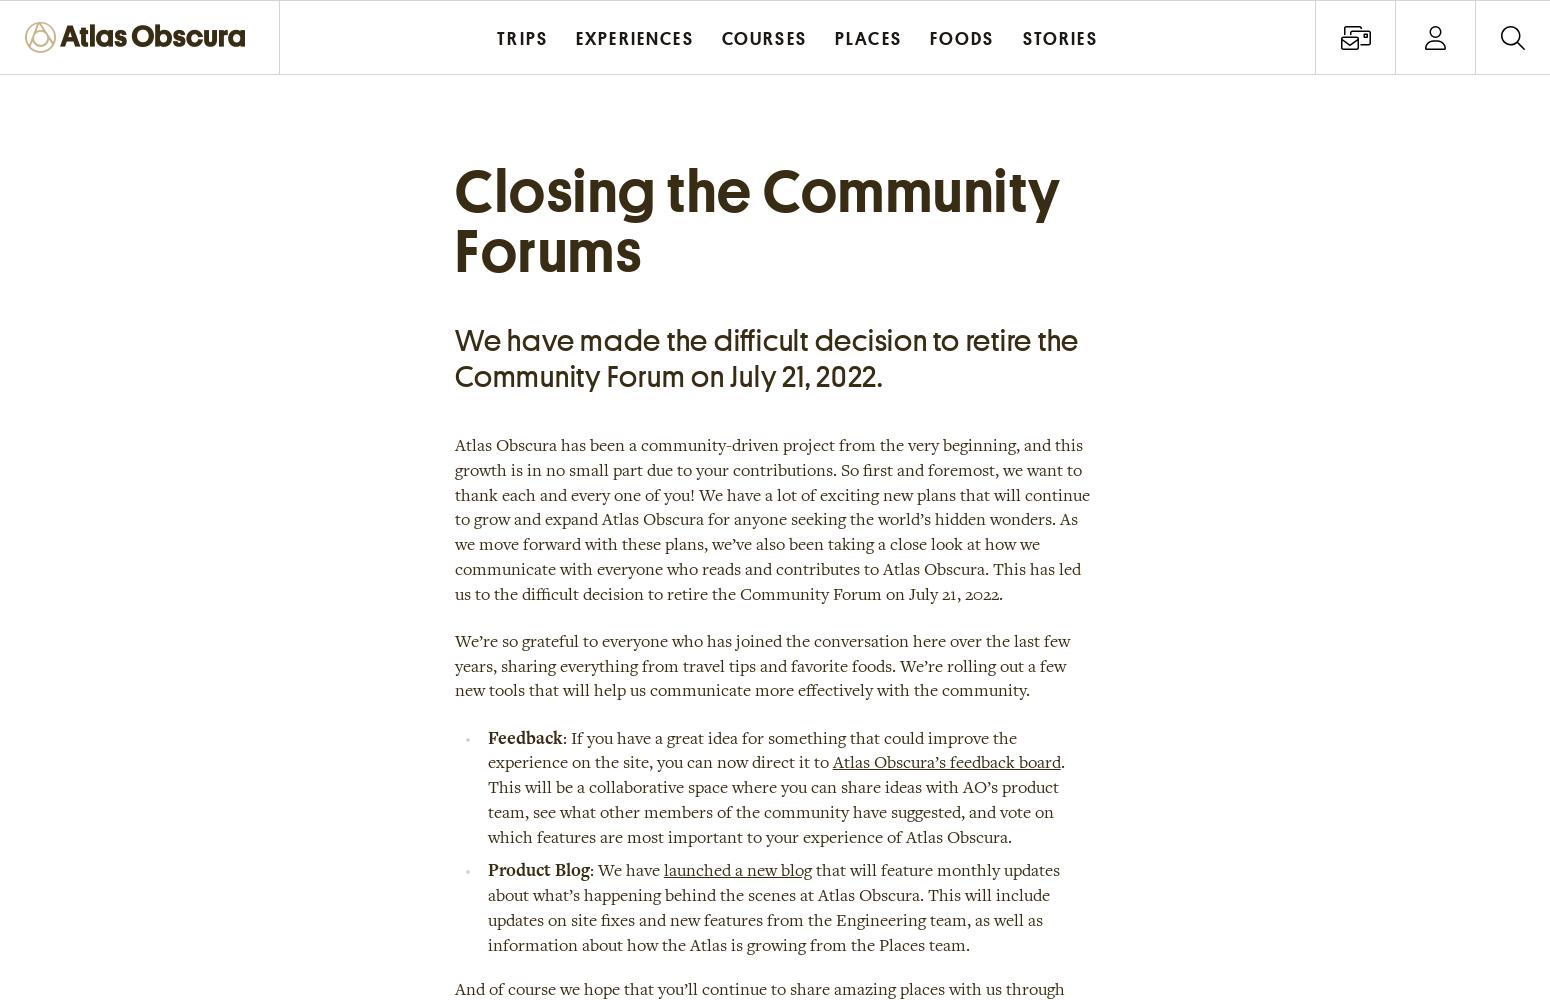  Describe the element at coordinates (757, 221) in the screenshot. I see `'Closing the Community Forums'` at that location.